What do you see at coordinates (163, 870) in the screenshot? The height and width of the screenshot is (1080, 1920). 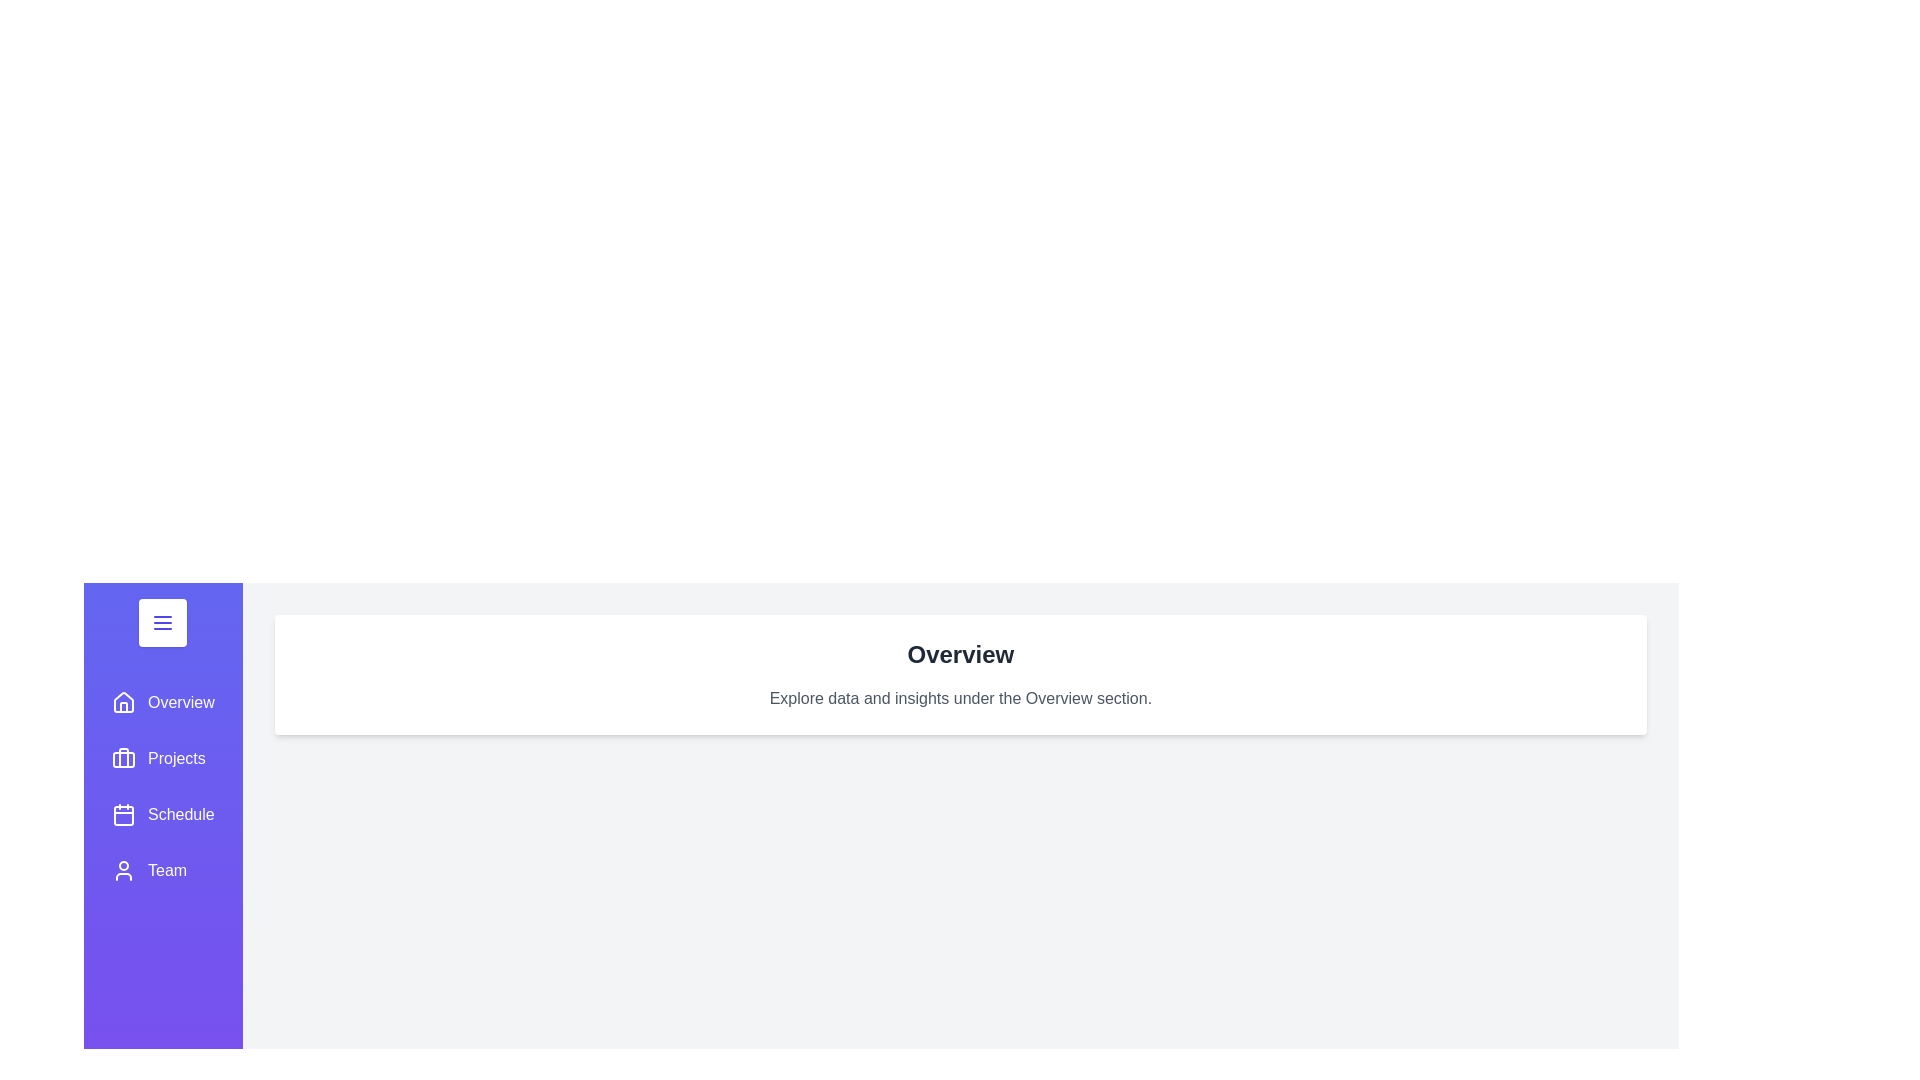 I see `the section Team from the sidebar` at bounding box center [163, 870].